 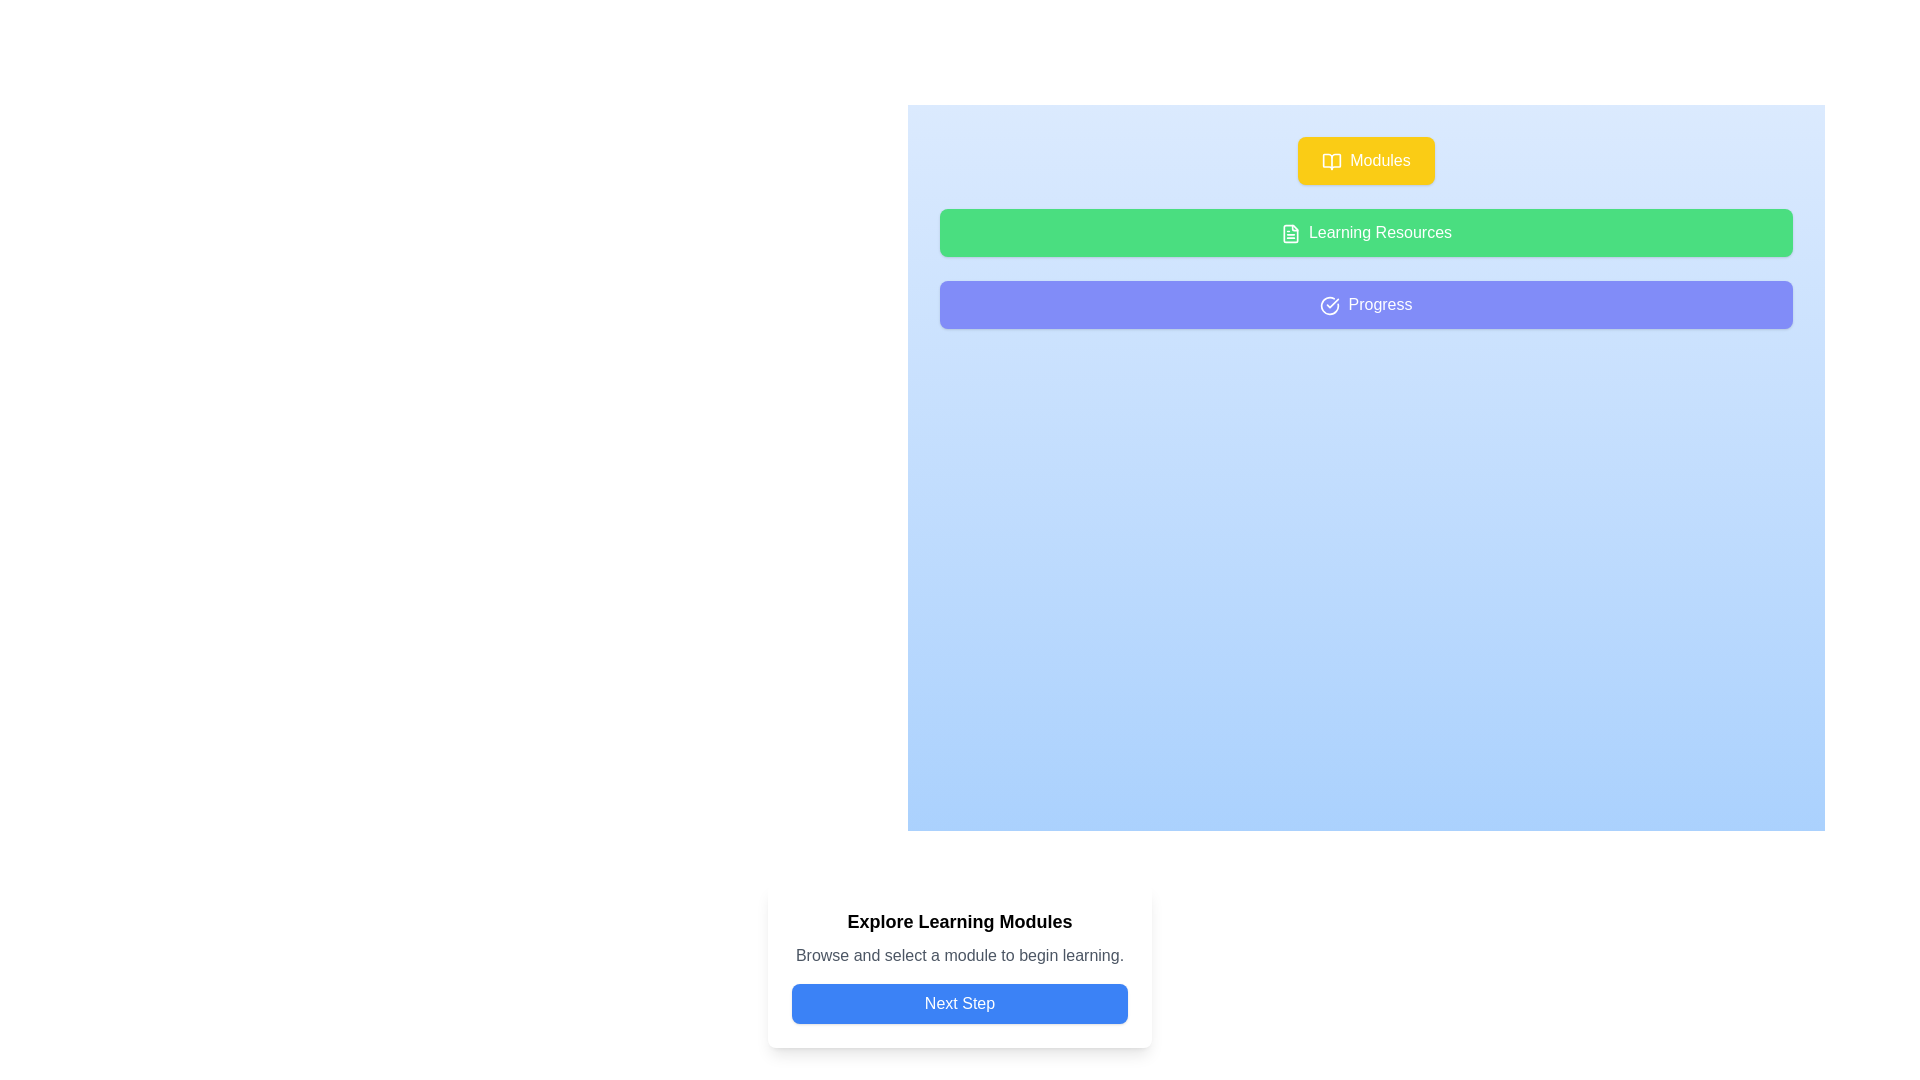 What do you see at coordinates (960, 955) in the screenshot?
I see `the static text label that provides additional descriptive text related to the learning modules, located between the bold title 'Explore Learning Modules' and the 'Next Step' button` at bounding box center [960, 955].